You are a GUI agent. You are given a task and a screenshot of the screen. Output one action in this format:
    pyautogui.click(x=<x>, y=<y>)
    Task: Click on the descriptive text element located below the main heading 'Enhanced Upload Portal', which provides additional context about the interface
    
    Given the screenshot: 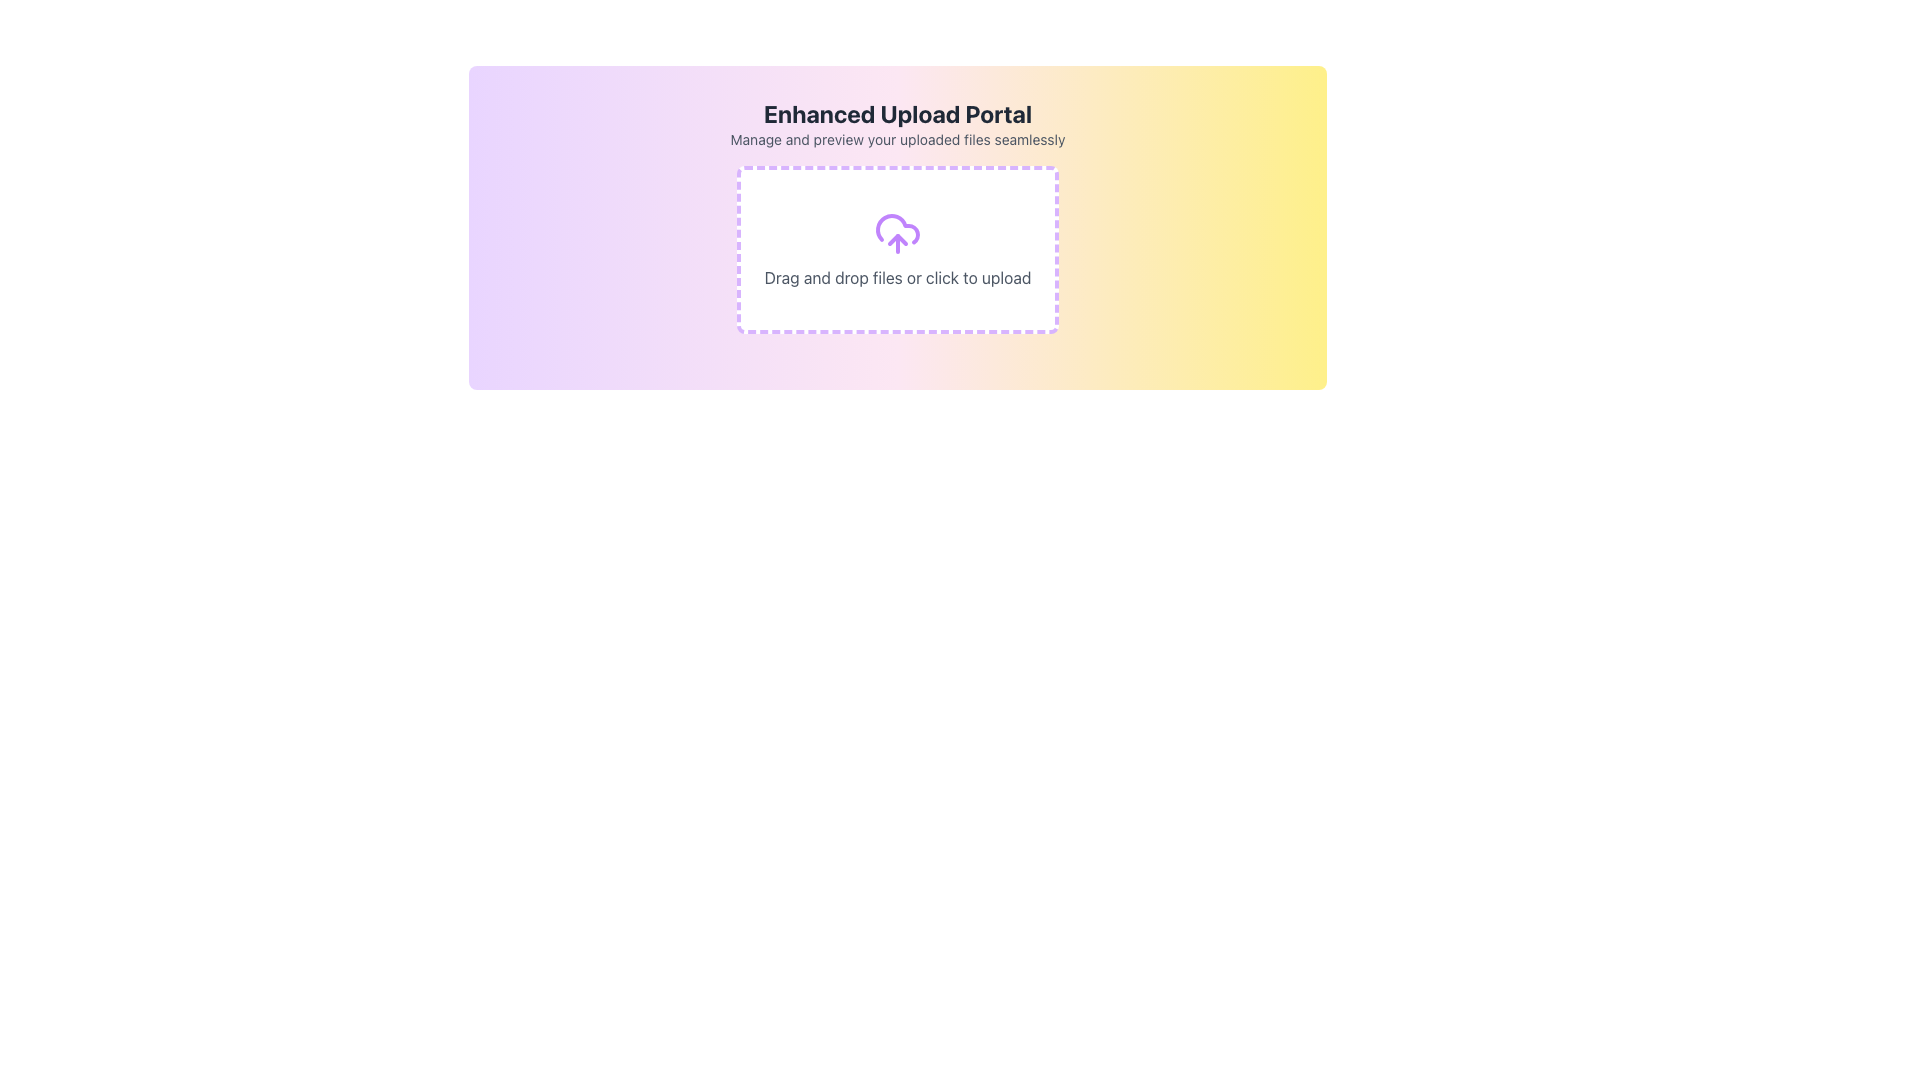 What is the action you would take?
    pyautogui.click(x=896, y=138)
    